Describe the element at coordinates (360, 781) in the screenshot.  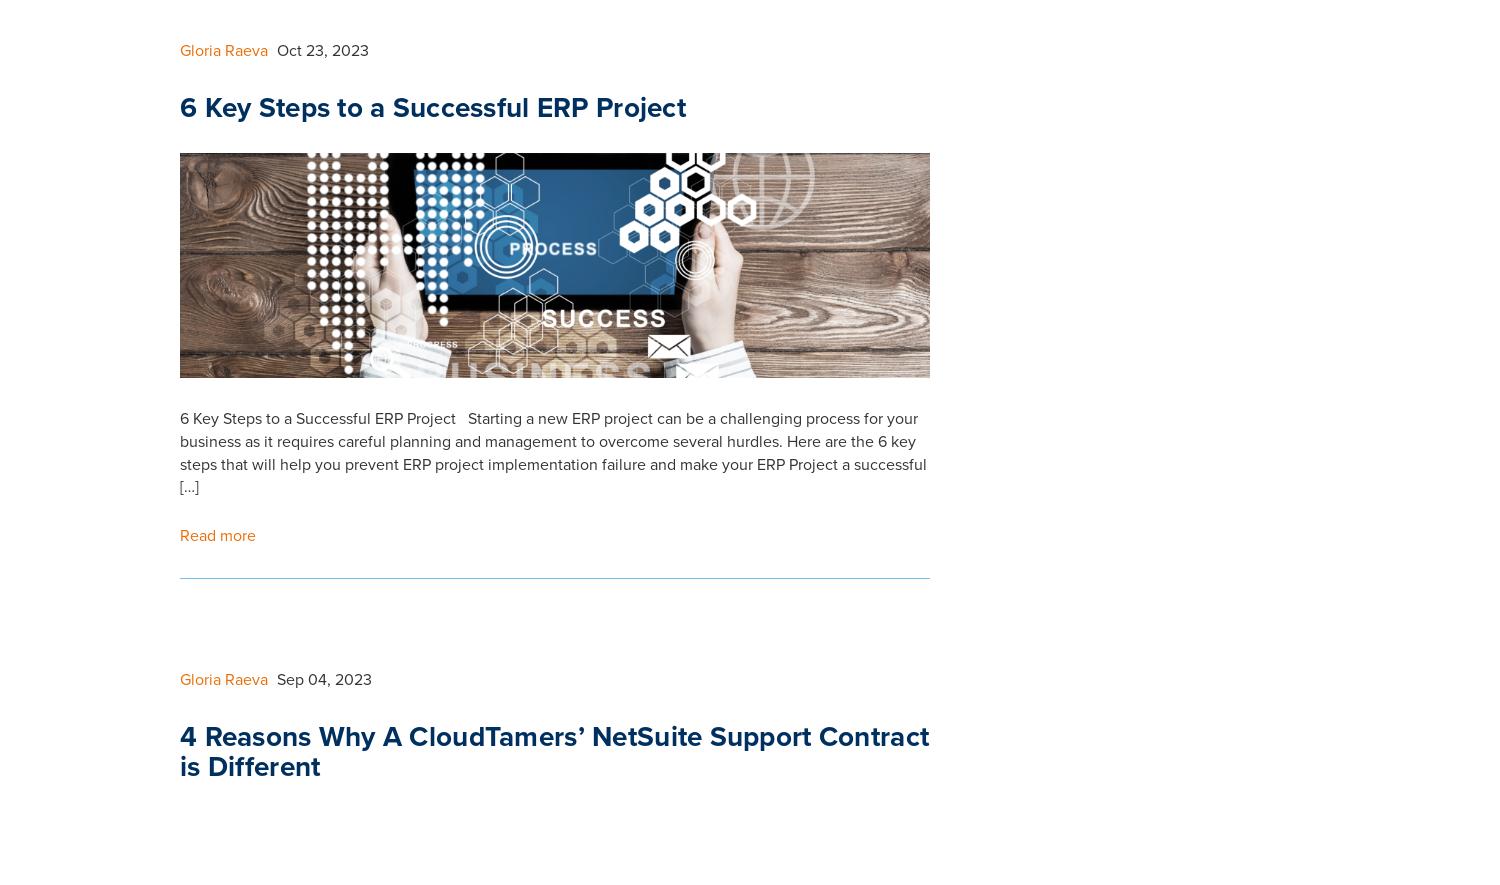
I see `'Resources'` at that location.